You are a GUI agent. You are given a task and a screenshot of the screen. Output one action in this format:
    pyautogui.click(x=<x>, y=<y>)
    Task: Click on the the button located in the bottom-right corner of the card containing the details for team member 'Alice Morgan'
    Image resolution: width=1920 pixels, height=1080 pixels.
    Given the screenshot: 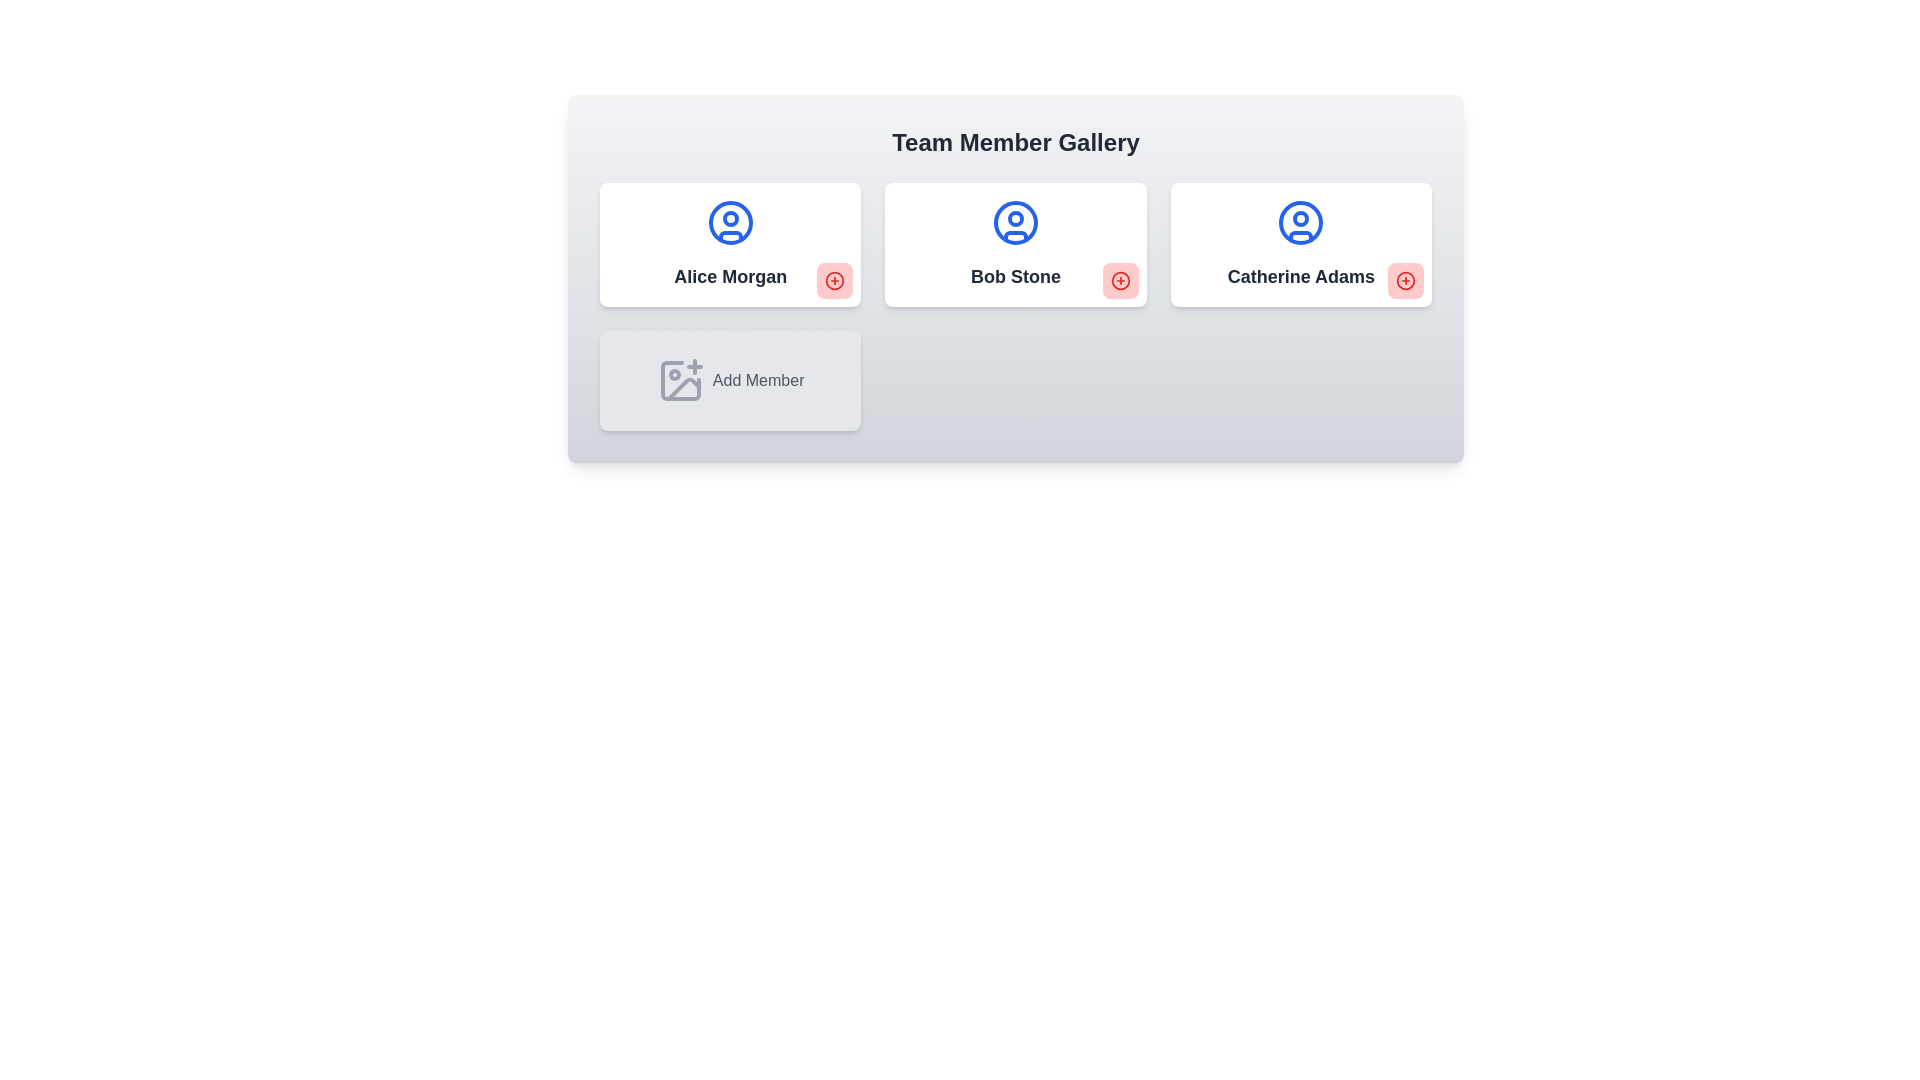 What is the action you would take?
    pyautogui.click(x=835, y=281)
    